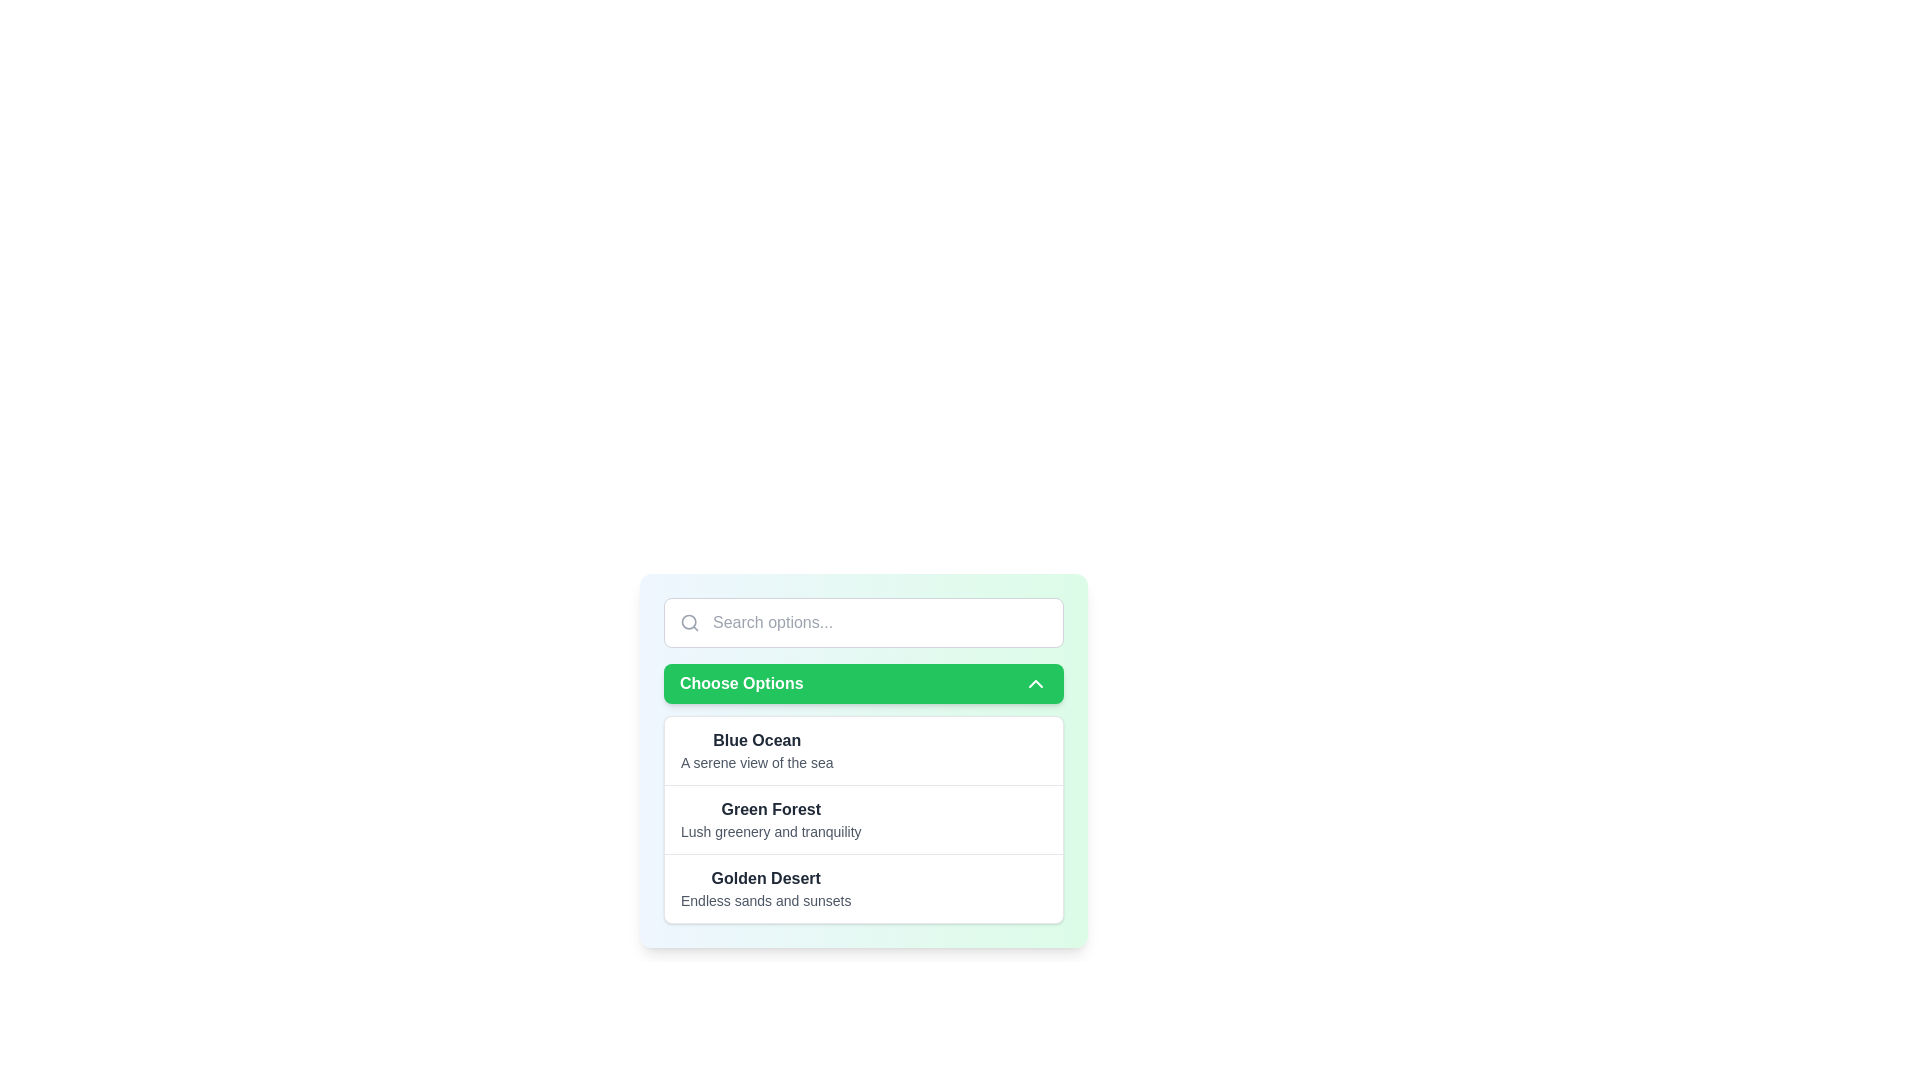  What do you see at coordinates (765, 878) in the screenshot?
I see `the text label 'Golden Desert', which is styled in bold dark gray and serves as the heading in a dropdown list` at bounding box center [765, 878].